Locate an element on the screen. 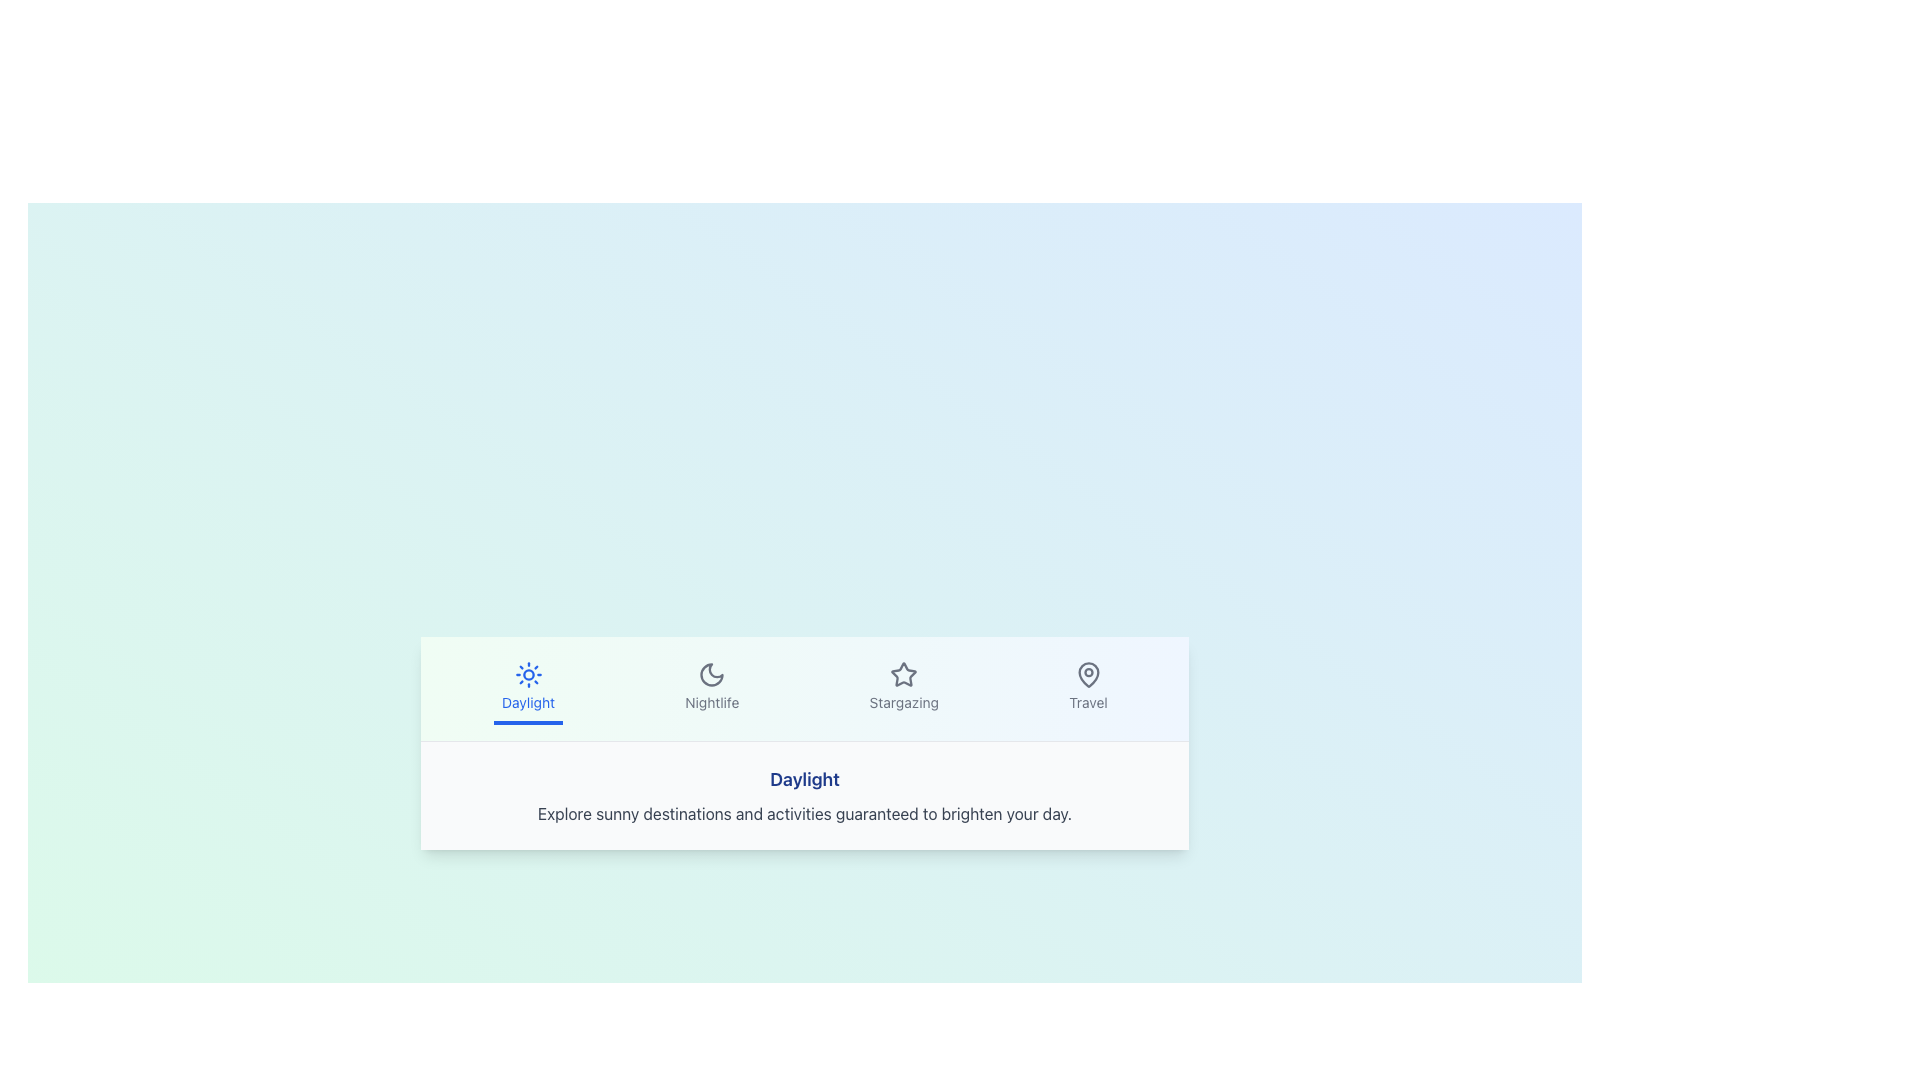 The image size is (1920, 1080). the first tab labeled 'Daylight' in the horizontally aligned set of four tabs, located on the far left of the tab row is located at coordinates (528, 687).